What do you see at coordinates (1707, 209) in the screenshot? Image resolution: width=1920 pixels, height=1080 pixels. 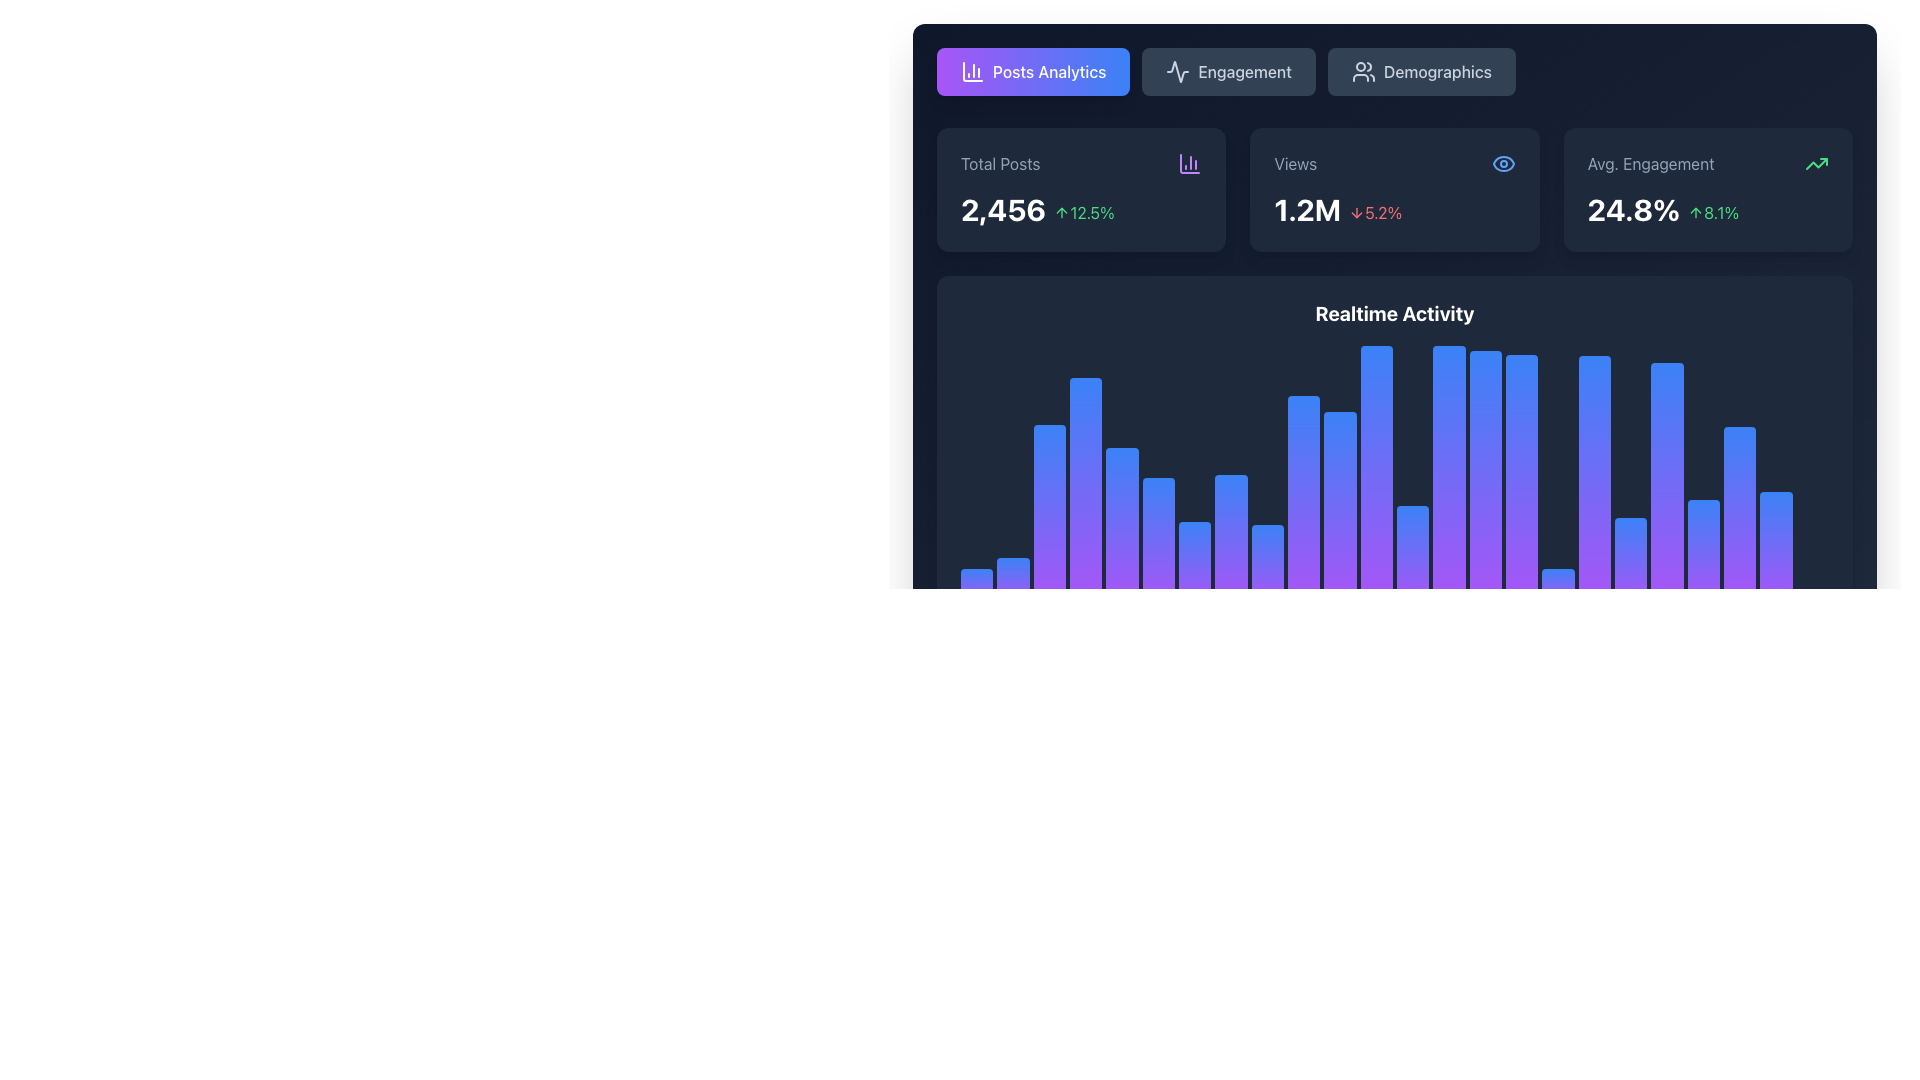 I see `displayed information from the Statistical Display Component located in the rightmost card of the top row of the dashboard, beneath the 'Avg. Engagement' label` at bounding box center [1707, 209].